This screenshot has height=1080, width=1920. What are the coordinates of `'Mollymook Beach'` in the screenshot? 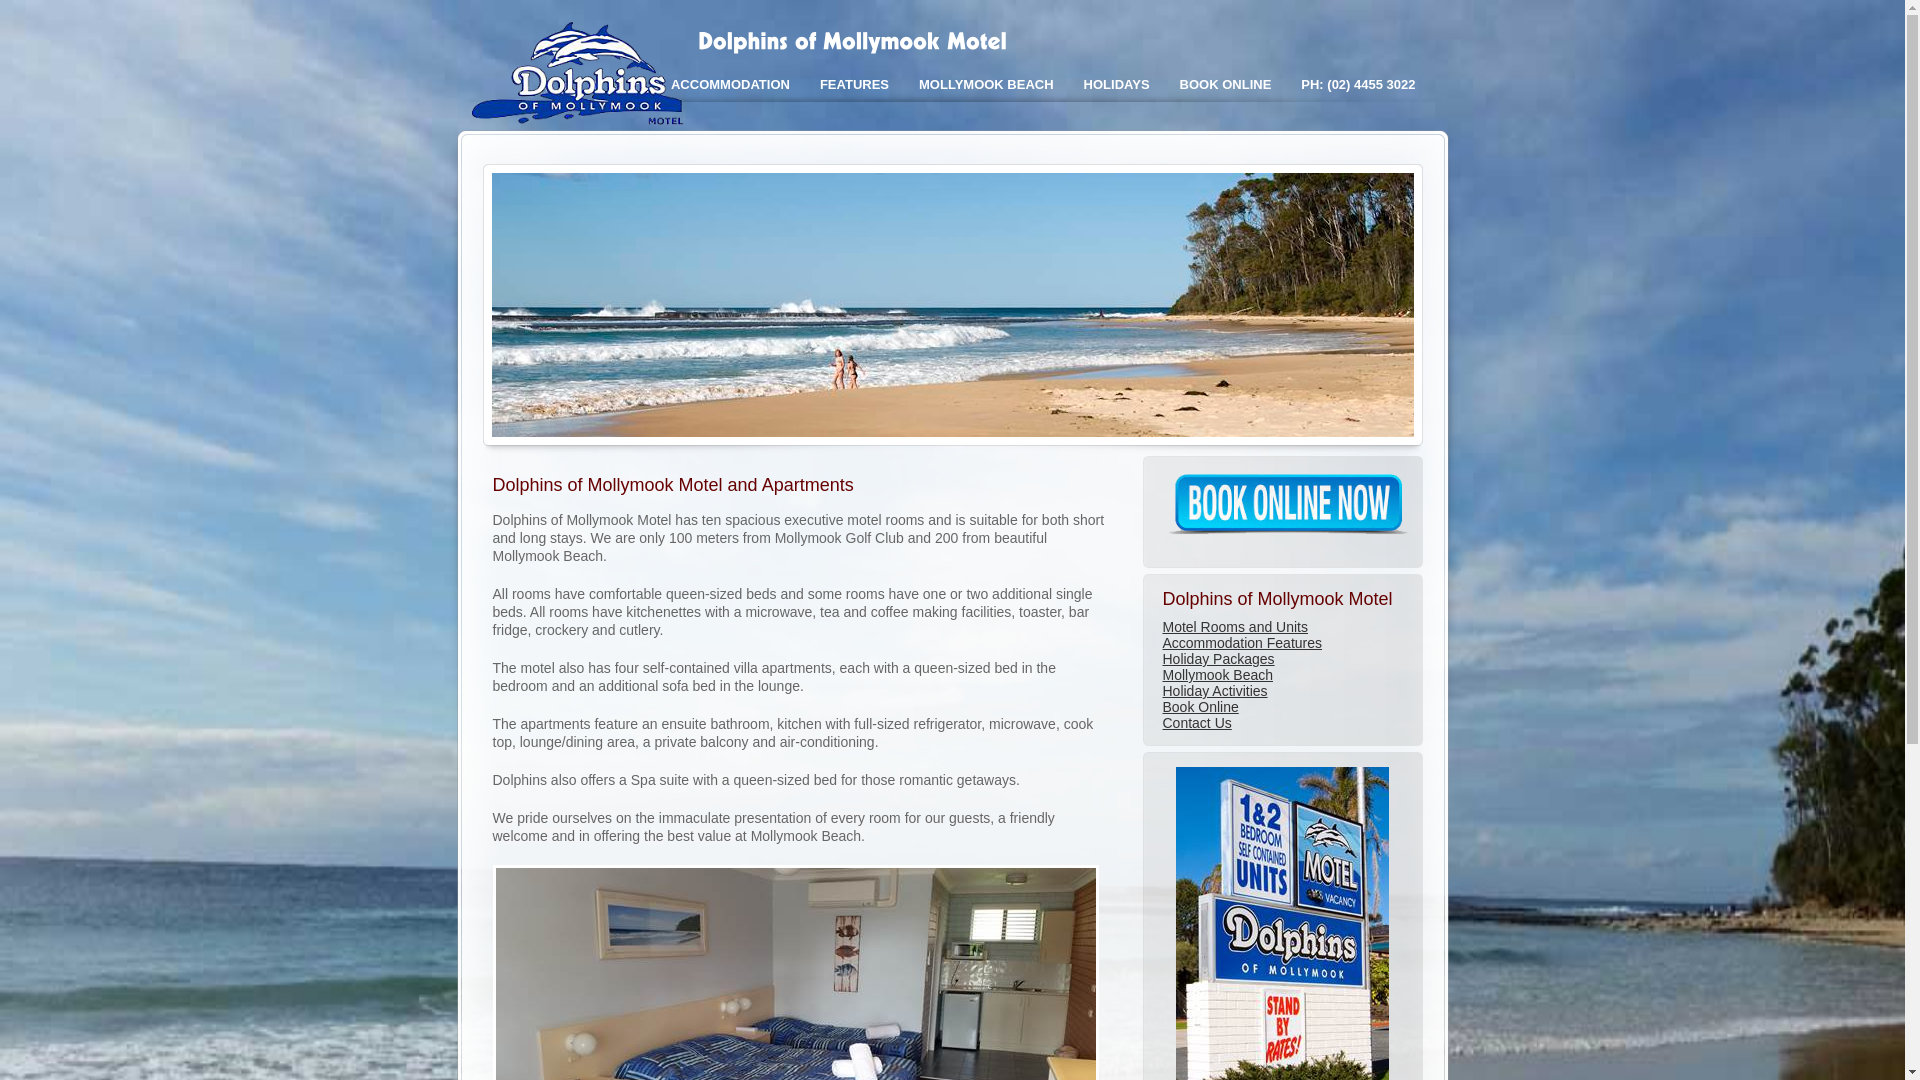 It's located at (1161, 675).